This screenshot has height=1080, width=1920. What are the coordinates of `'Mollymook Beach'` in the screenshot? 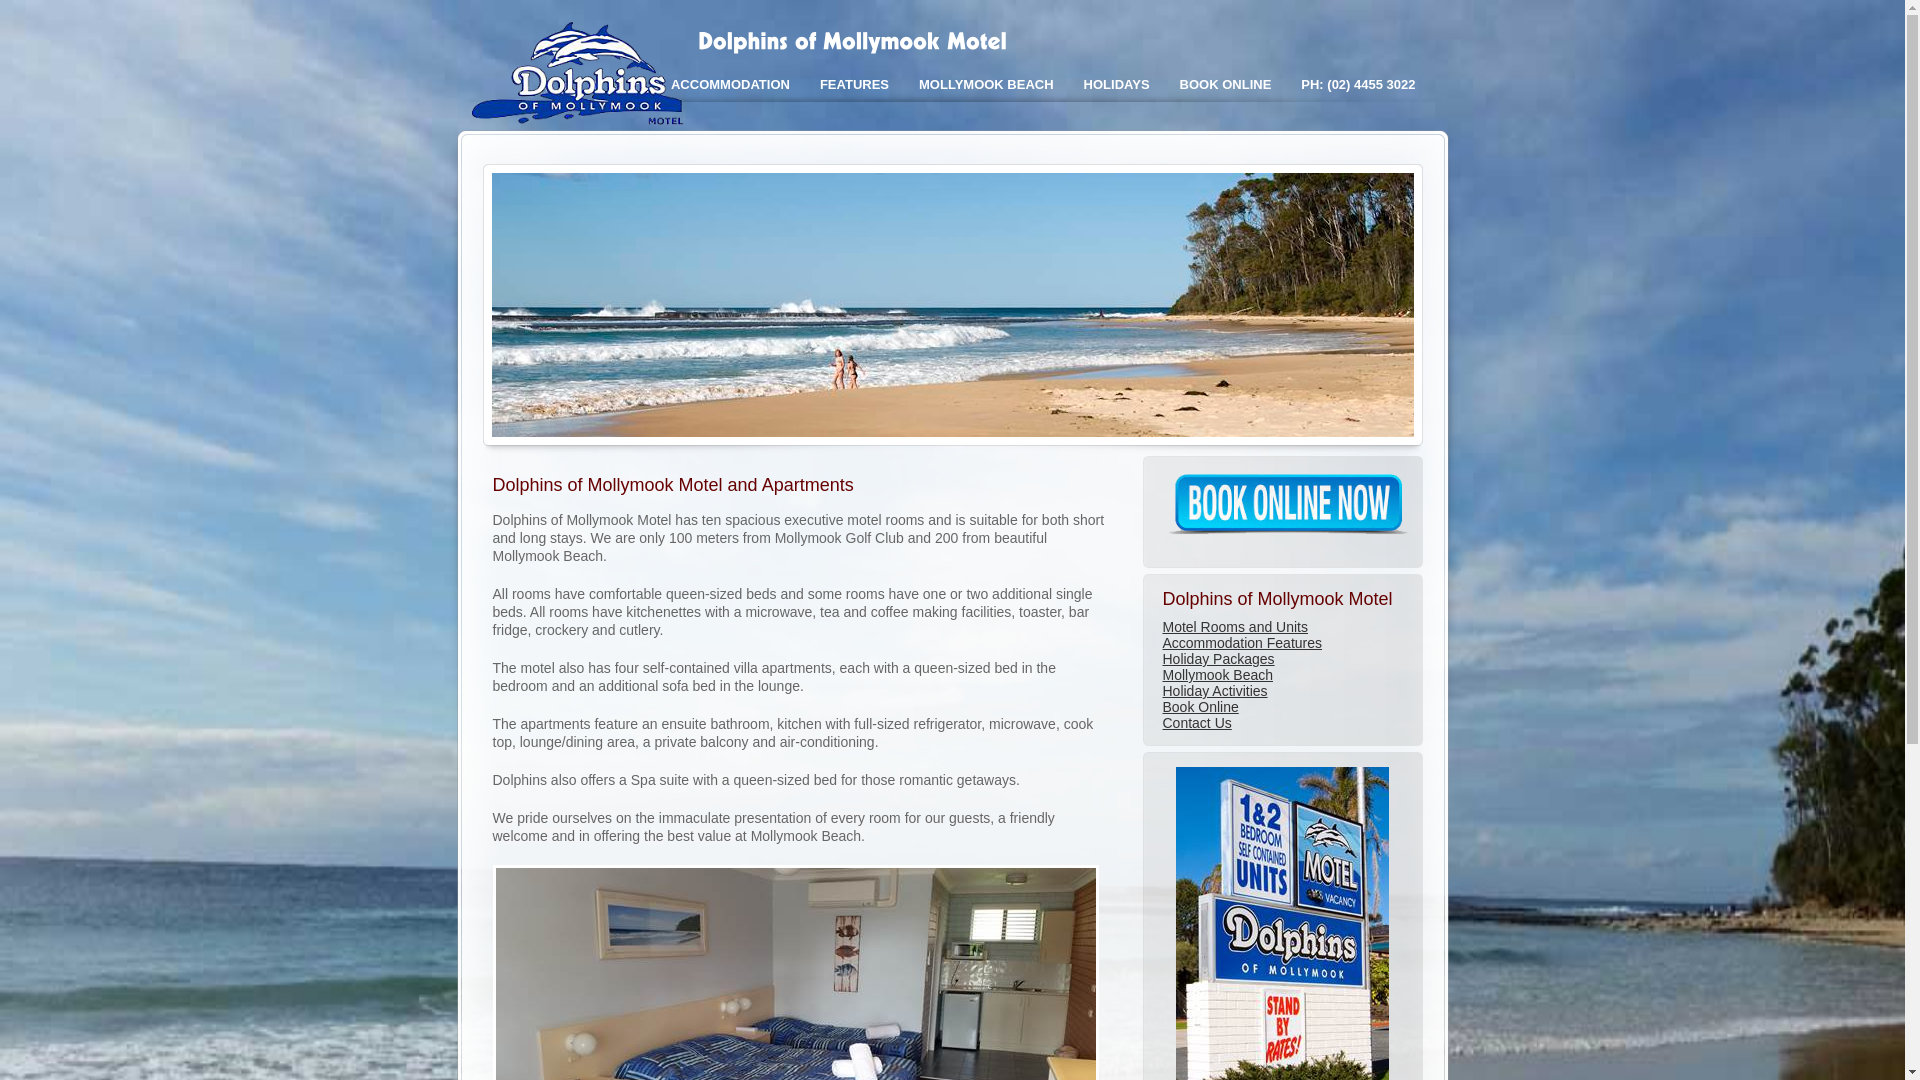 It's located at (1161, 675).